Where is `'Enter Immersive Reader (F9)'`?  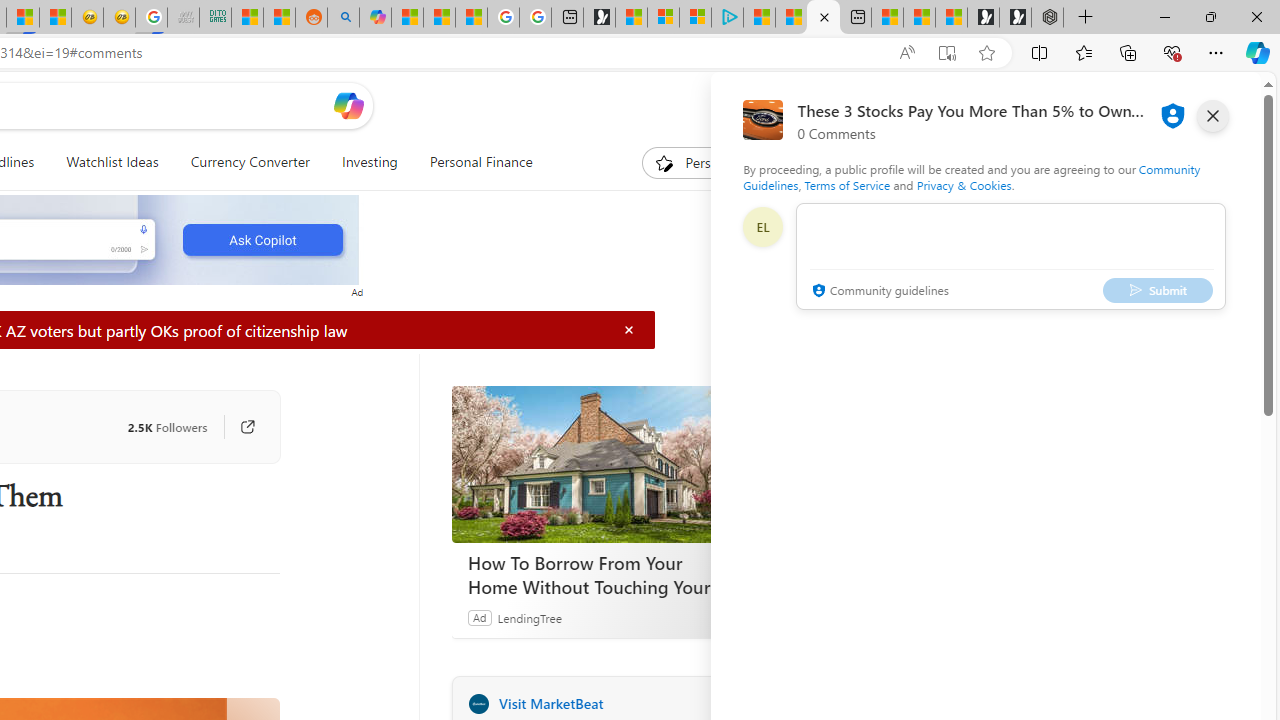 'Enter Immersive Reader (F9)' is located at coordinates (945, 52).